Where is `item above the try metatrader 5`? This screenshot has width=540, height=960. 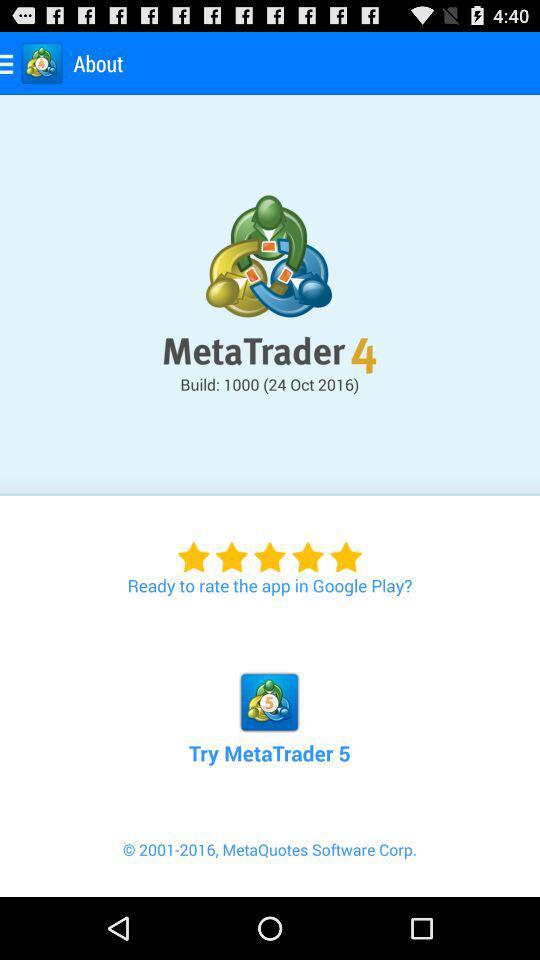
item above the try metatrader 5 is located at coordinates (270, 546).